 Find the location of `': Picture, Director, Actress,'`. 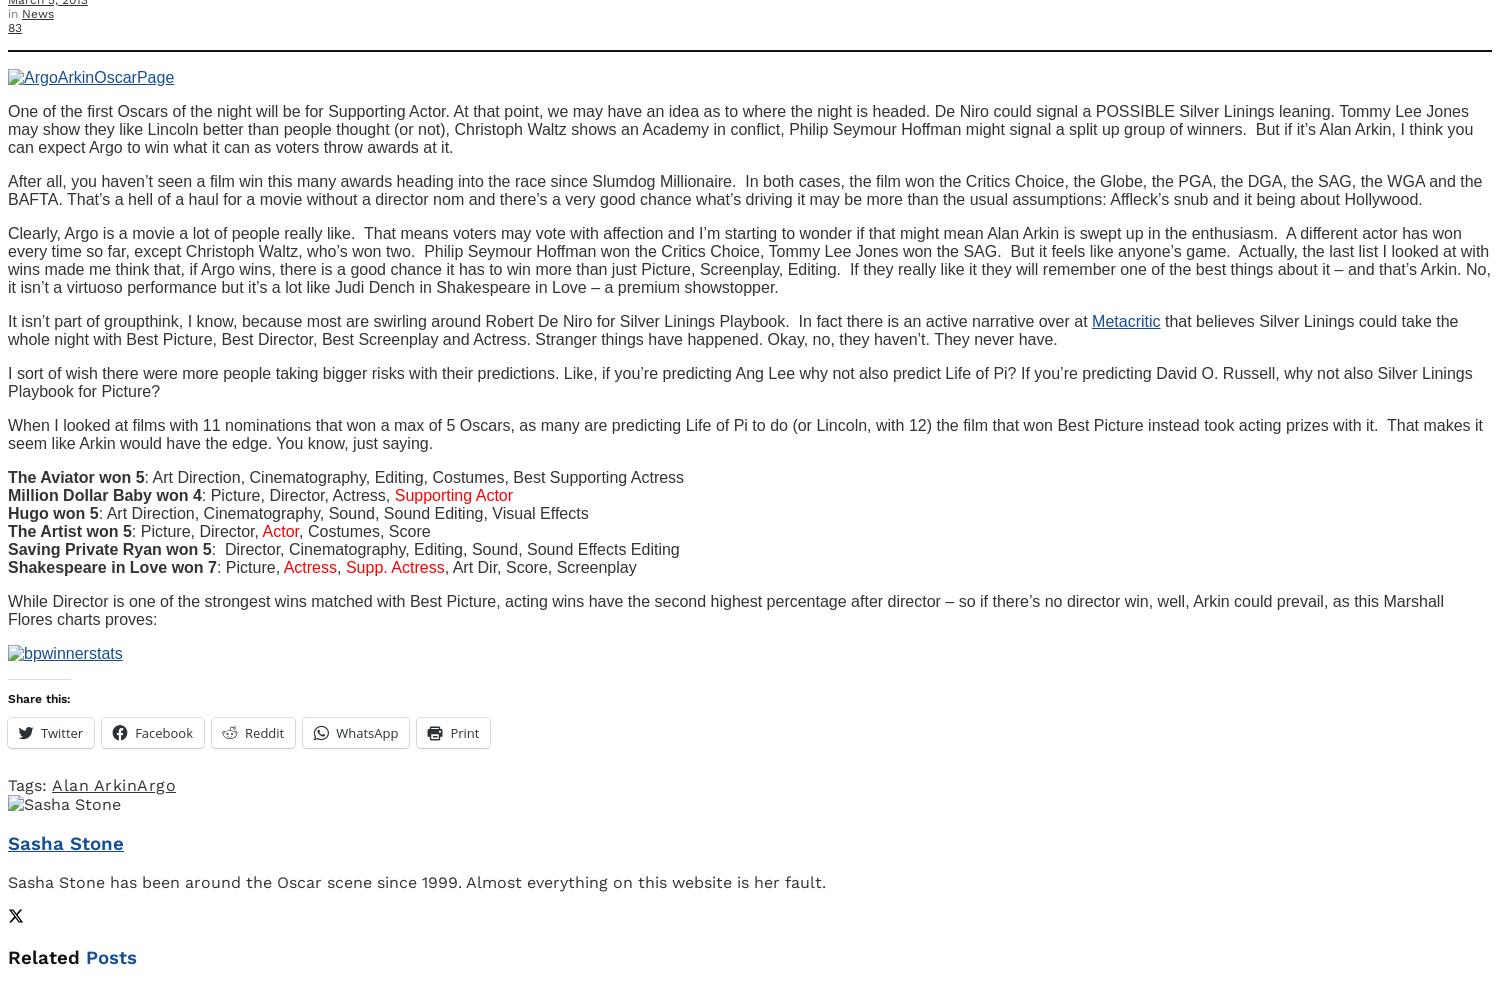

': Picture, Director, Actress,' is located at coordinates (297, 494).